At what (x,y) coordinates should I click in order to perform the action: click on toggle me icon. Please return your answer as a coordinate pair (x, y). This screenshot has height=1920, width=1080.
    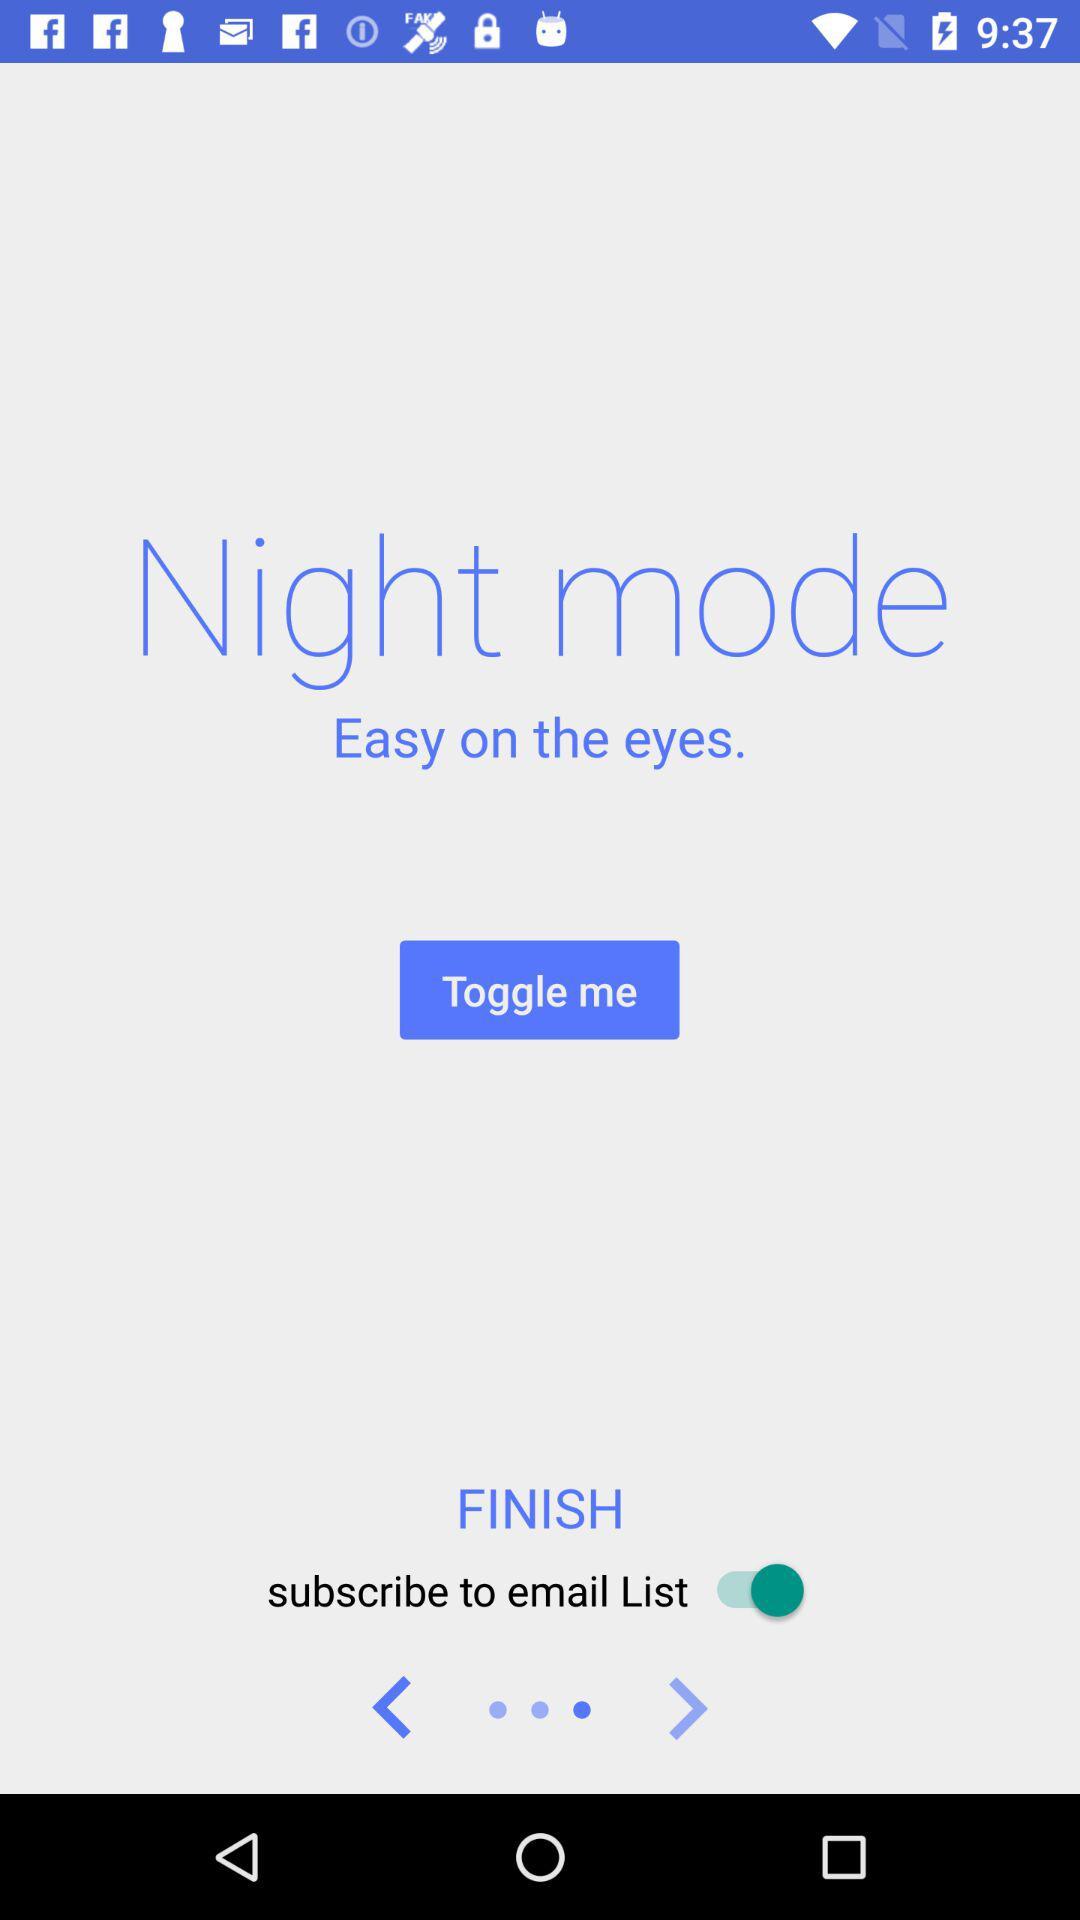
    Looking at the image, I should click on (538, 989).